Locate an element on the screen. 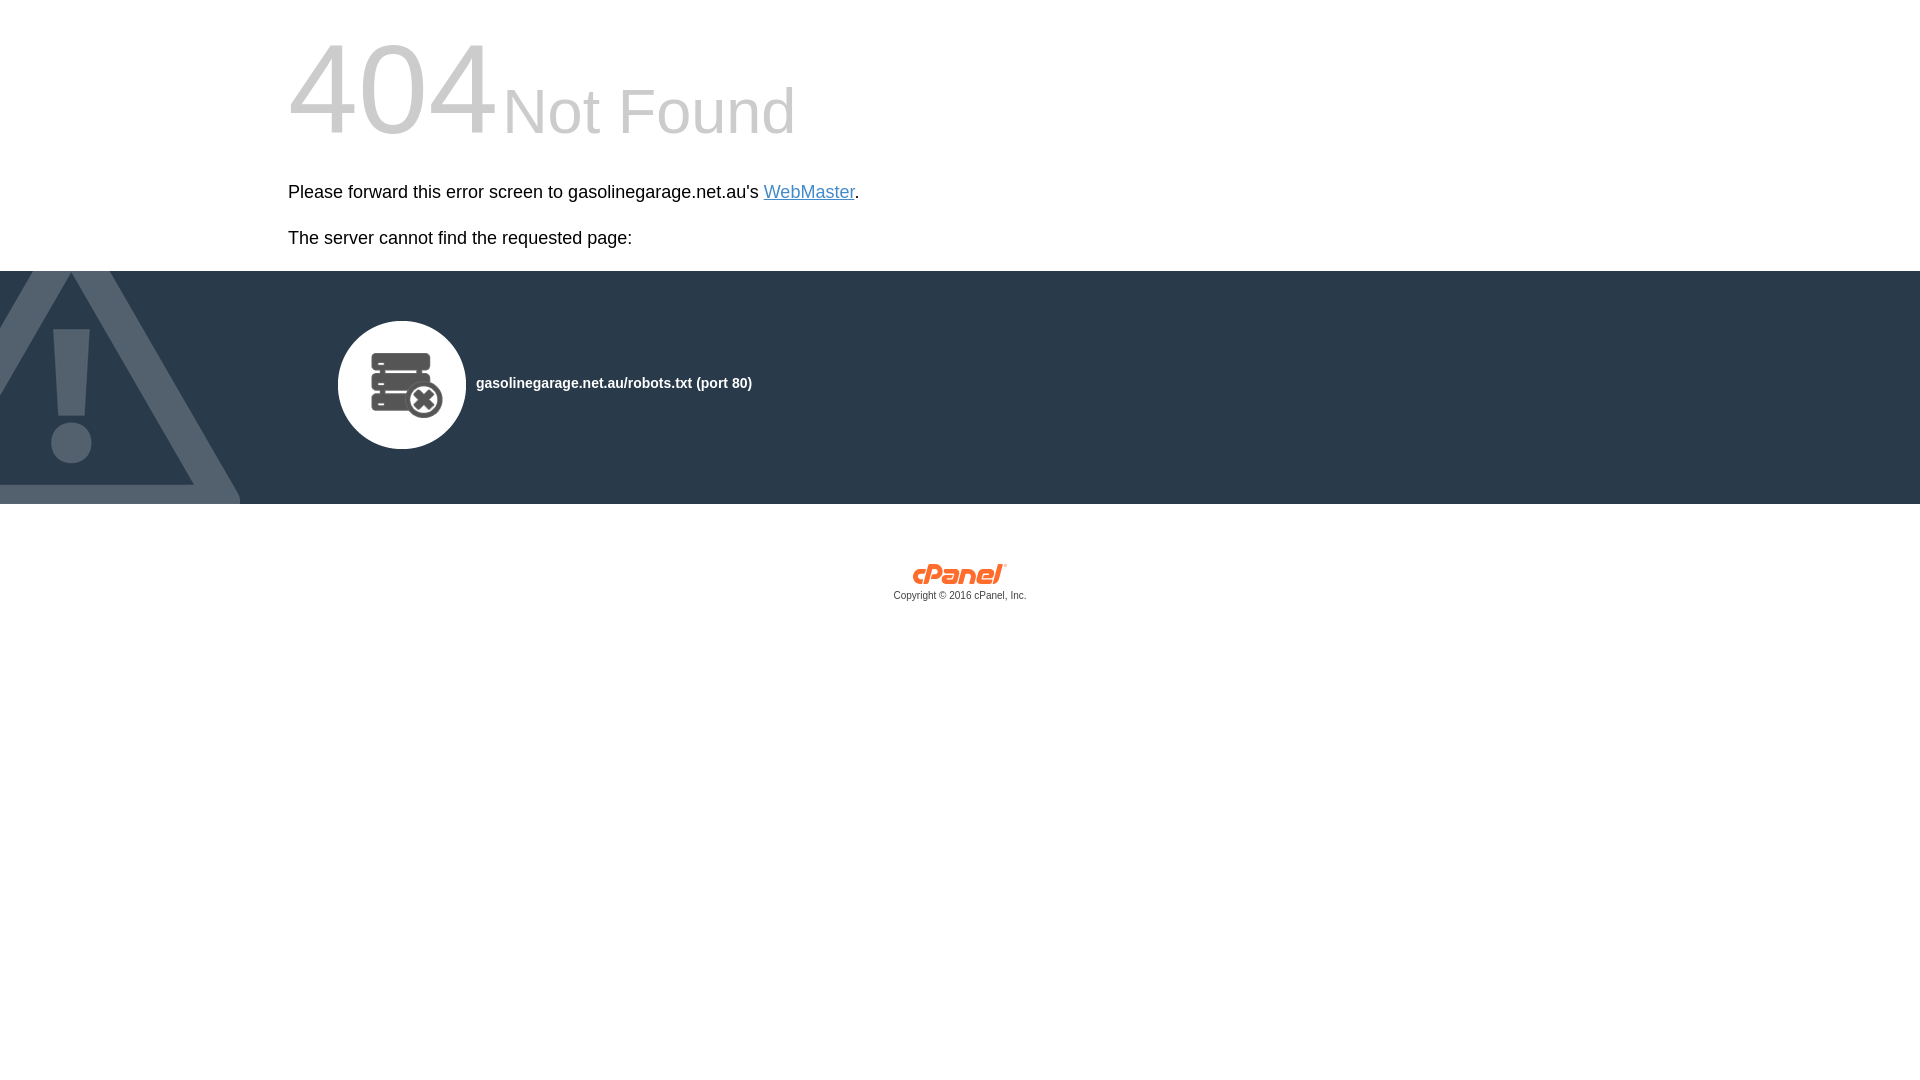 The width and height of the screenshot is (1920, 1080). 'WebMaster' is located at coordinates (809, 192).